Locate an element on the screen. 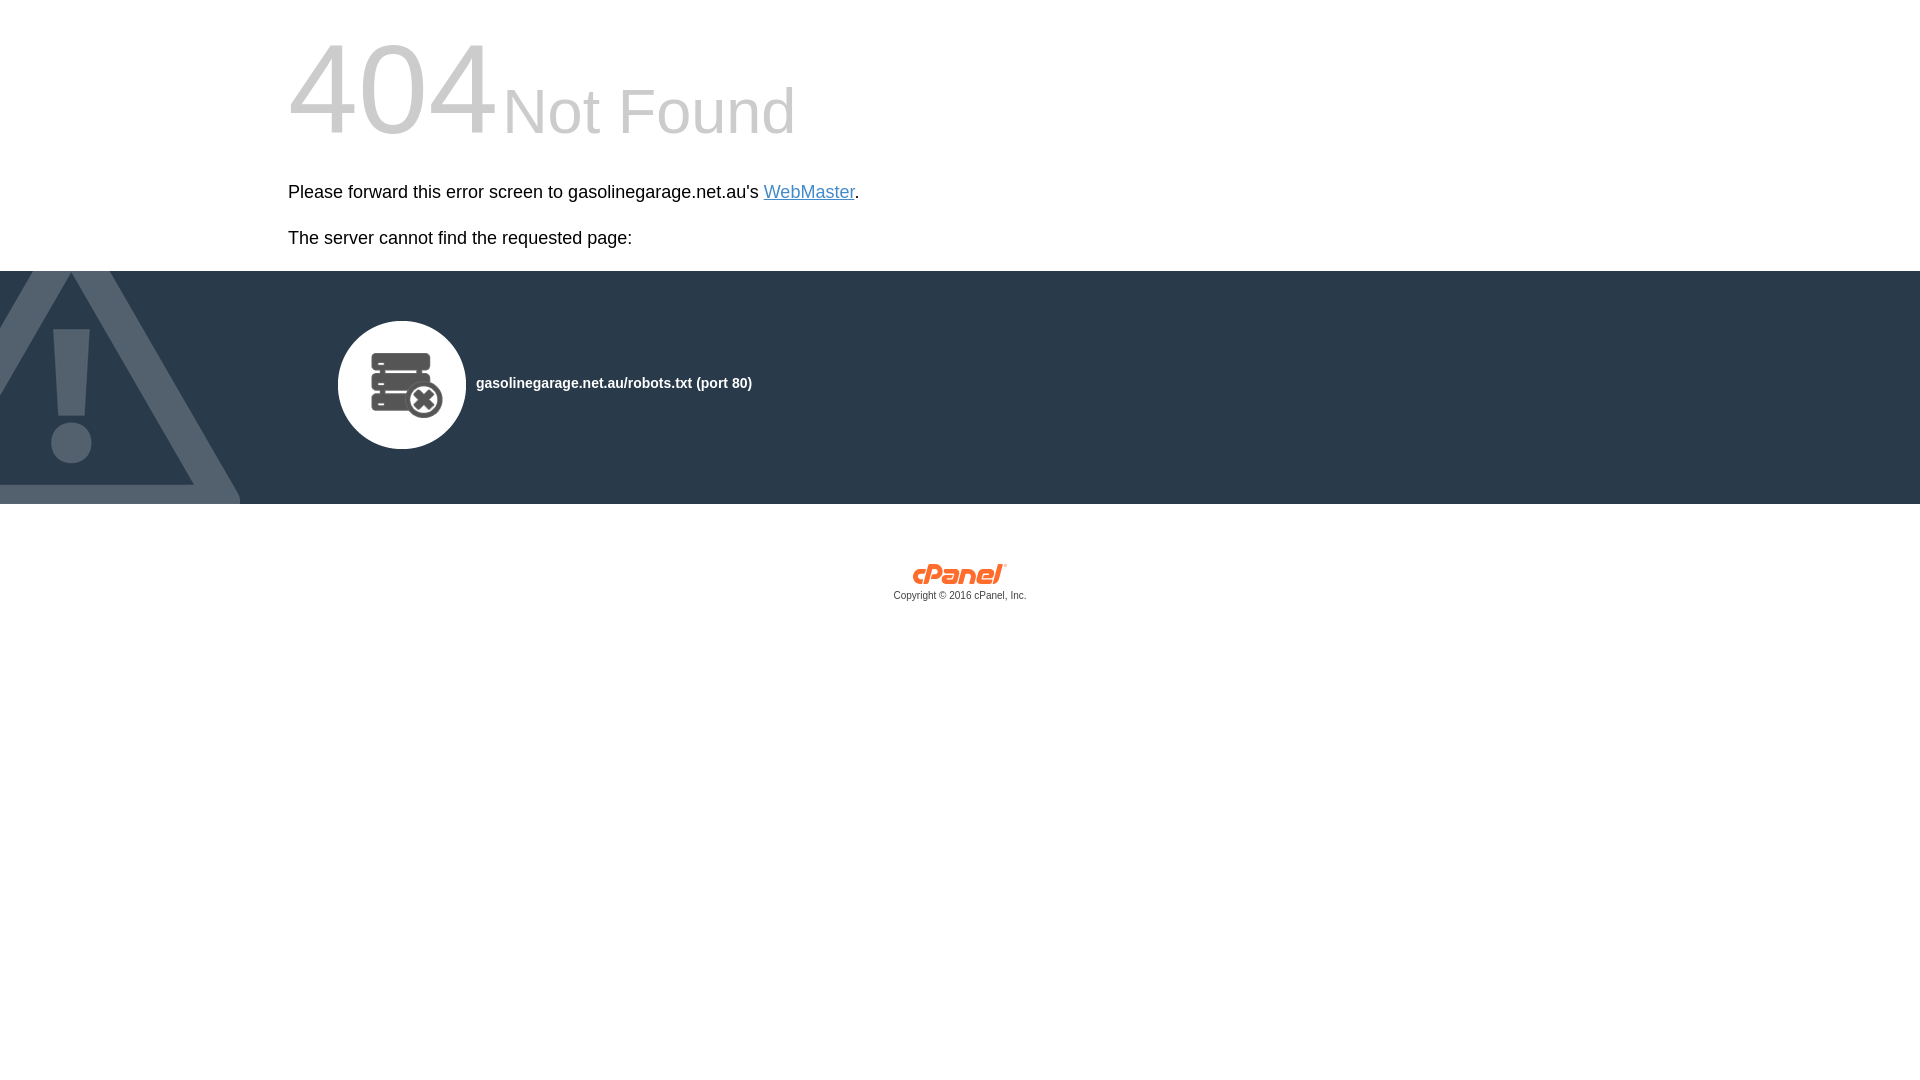 The width and height of the screenshot is (1920, 1080). 'WebMaster' is located at coordinates (809, 192).